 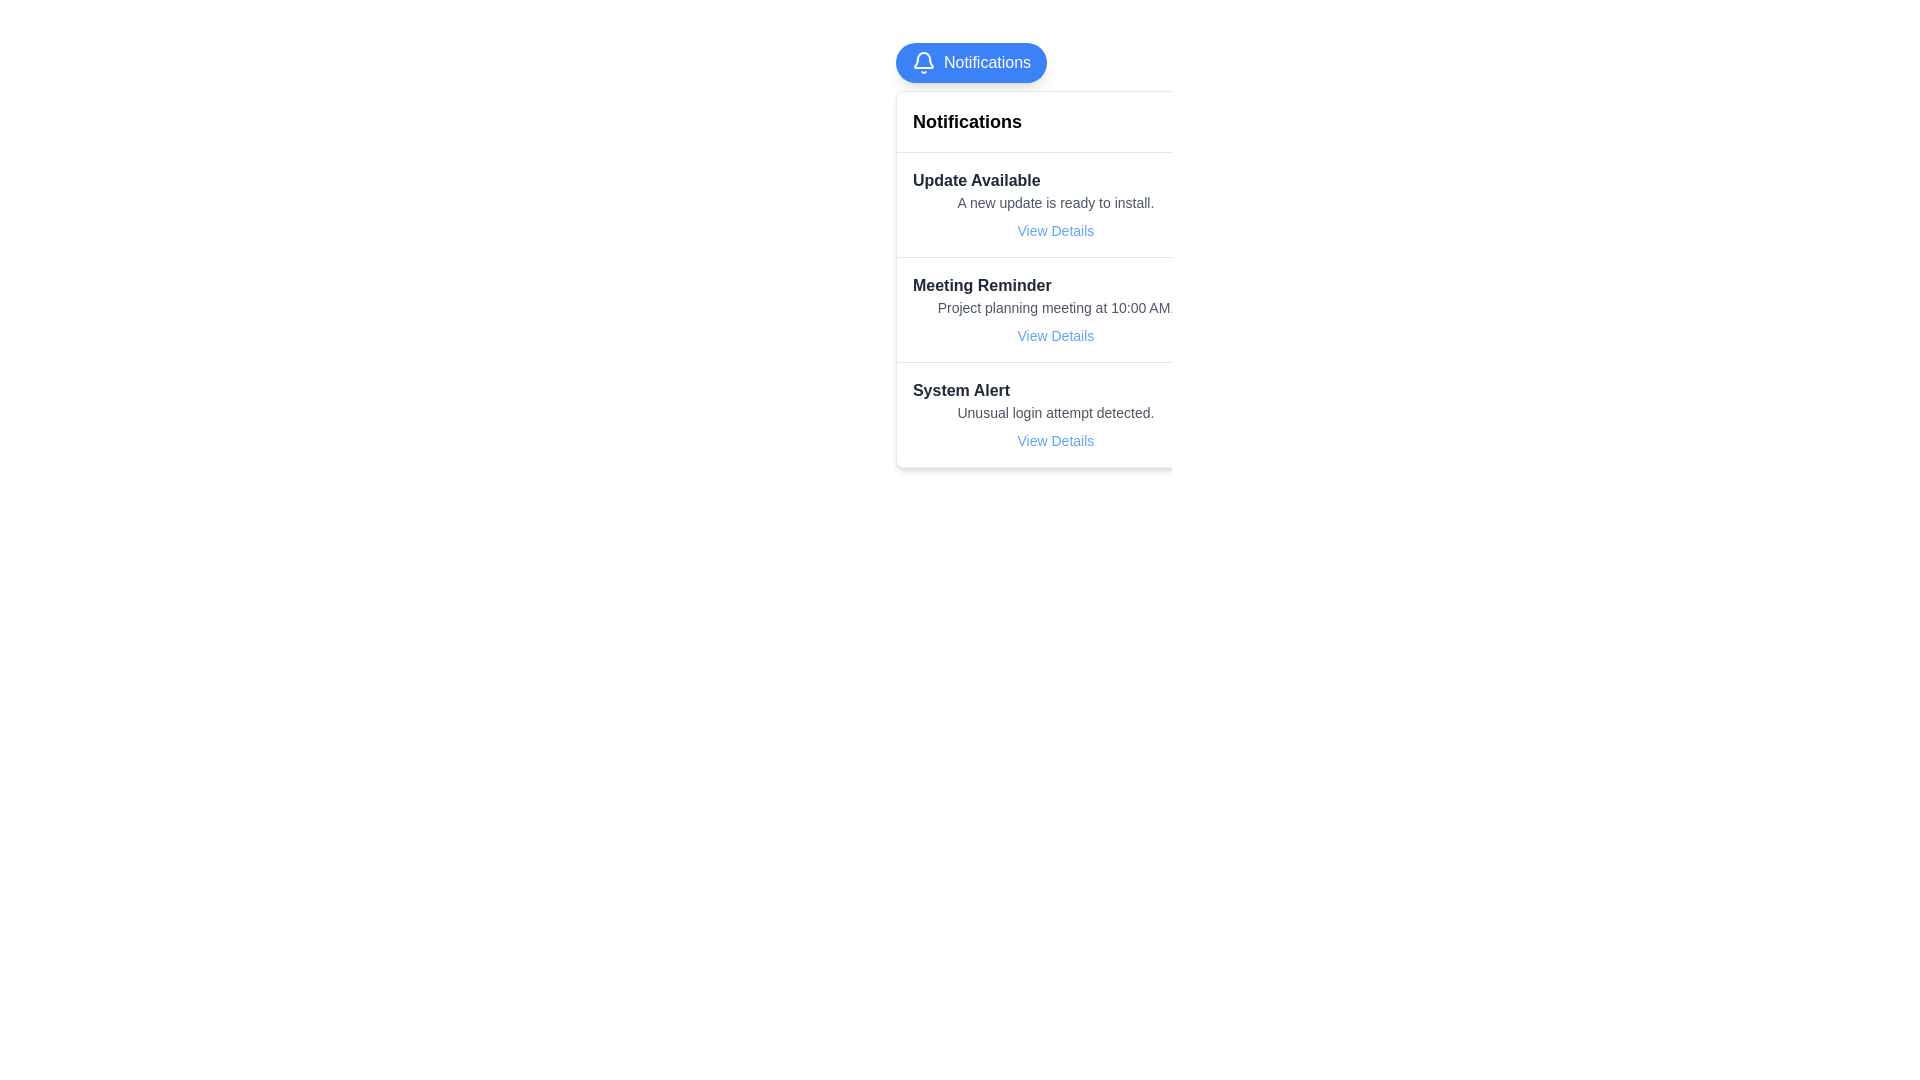 I want to click on the hyperlink located at the bottom of the notification card labeled 'System Alert', positioned centrally below the text 'Unusual login attempt detected', to trigger a visual change, so click(x=1055, y=439).